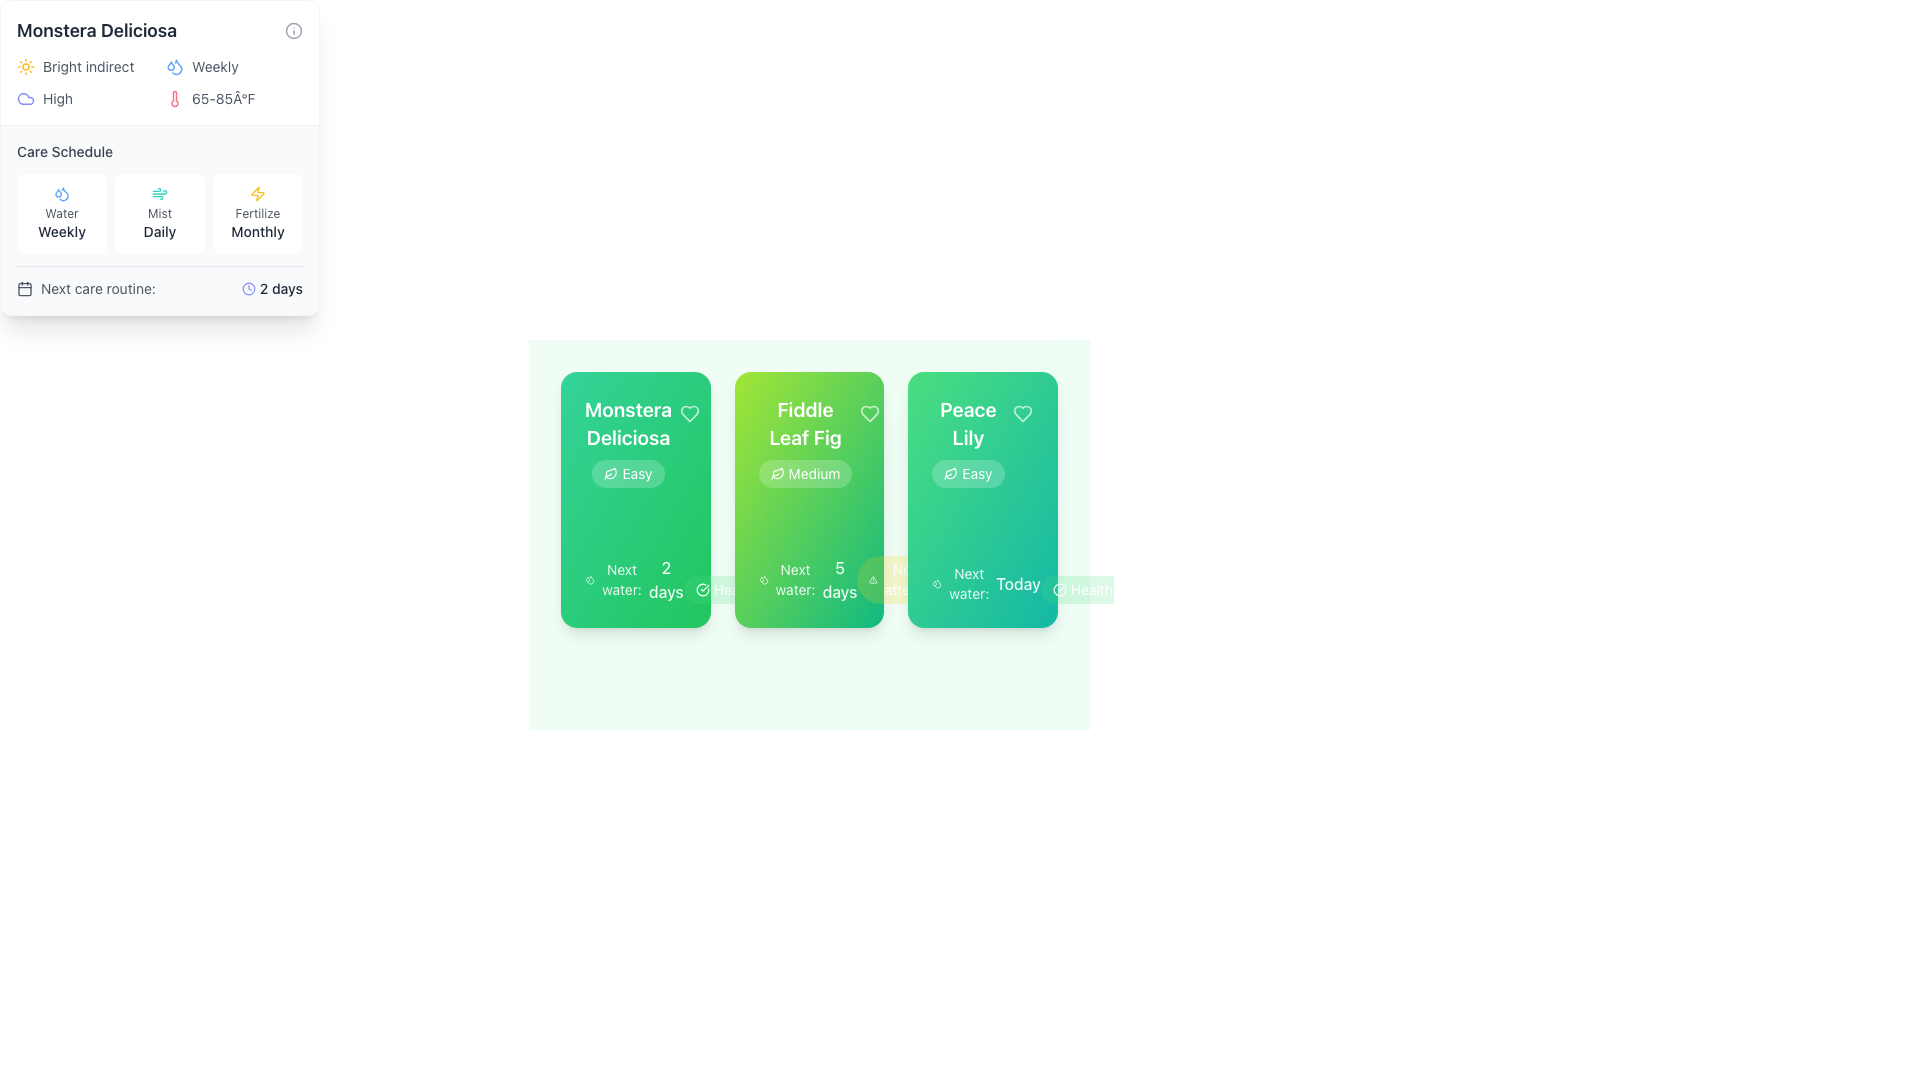  What do you see at coordinates (634, 441) in the screenshot?
I see `the Label with an accompanying tag that denotes the name and care level of a plant, located in the top-left quadrant of the plant care cards list` at bounding box center [634, 441].